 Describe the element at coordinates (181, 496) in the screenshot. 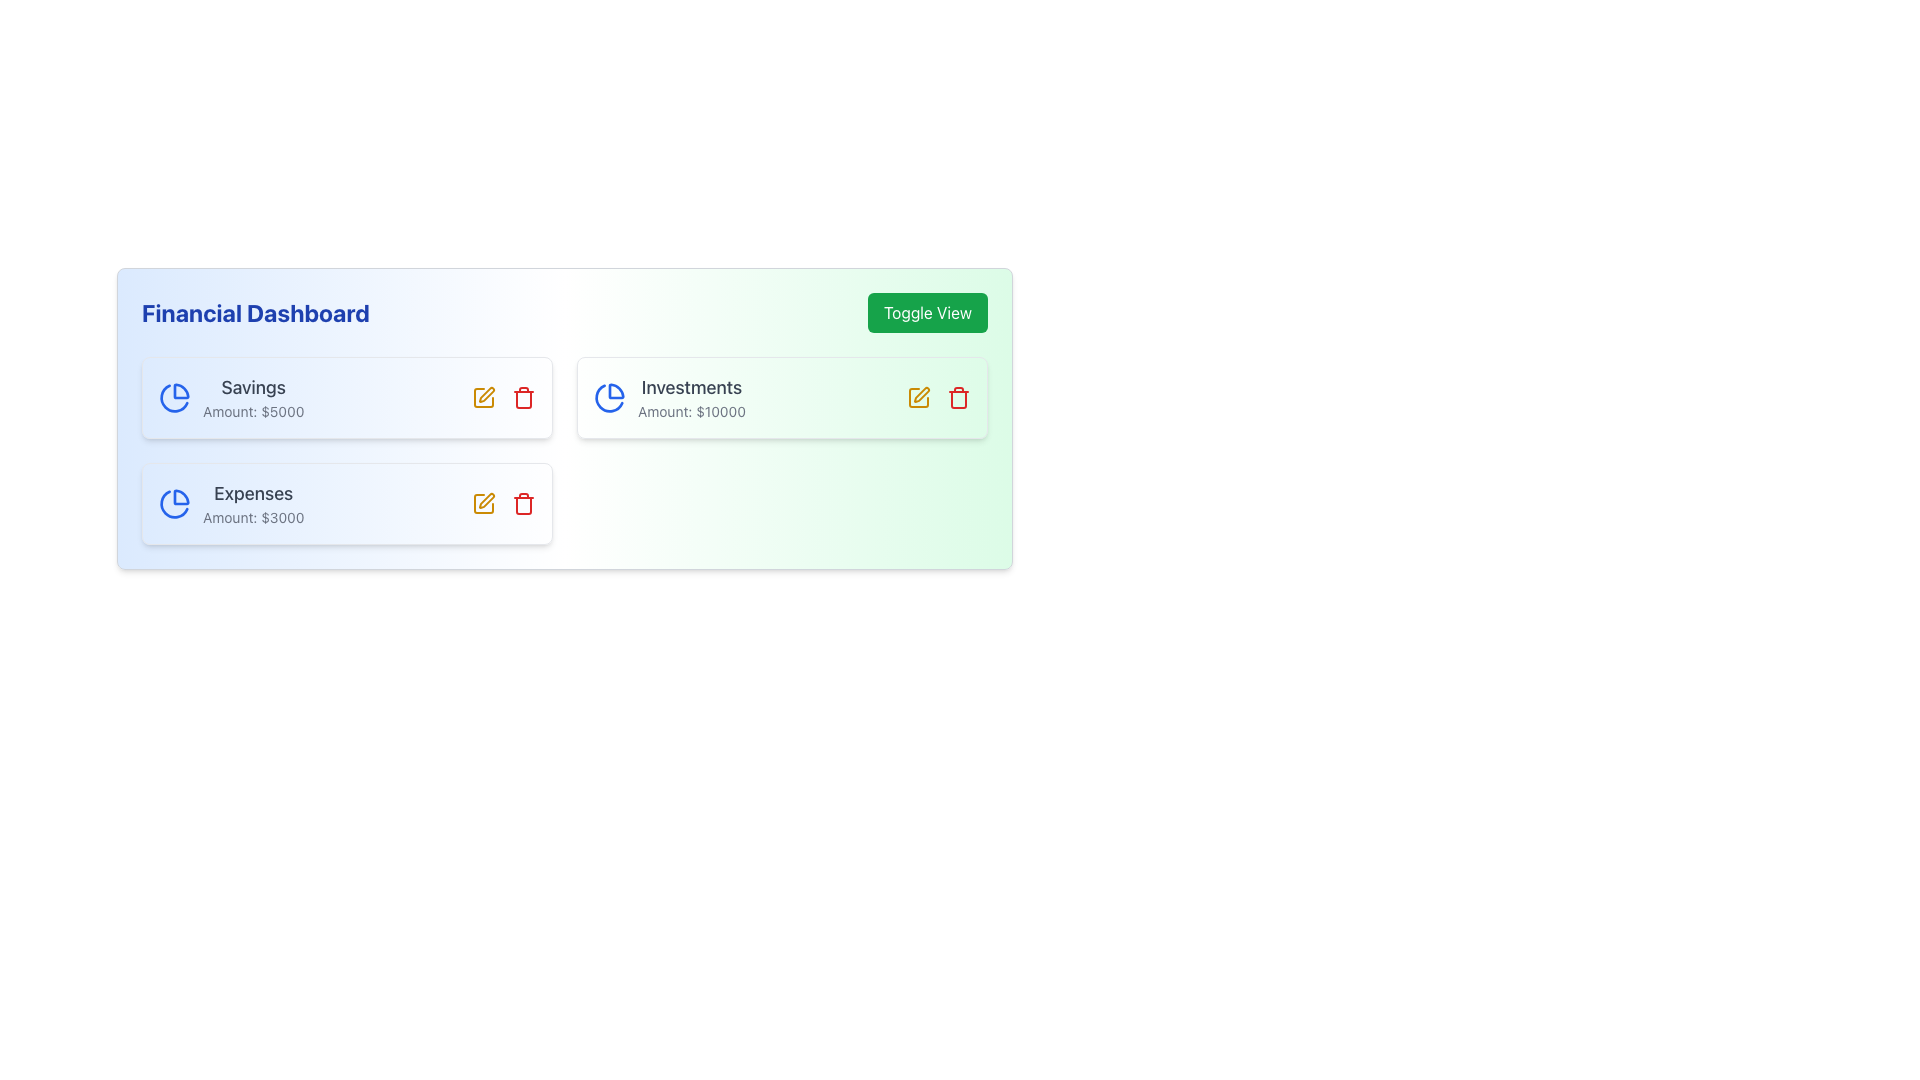

I see `the pie chart icon located in the top-left corner of the 'Expenses' card on the Financial Dashboard` at that location.